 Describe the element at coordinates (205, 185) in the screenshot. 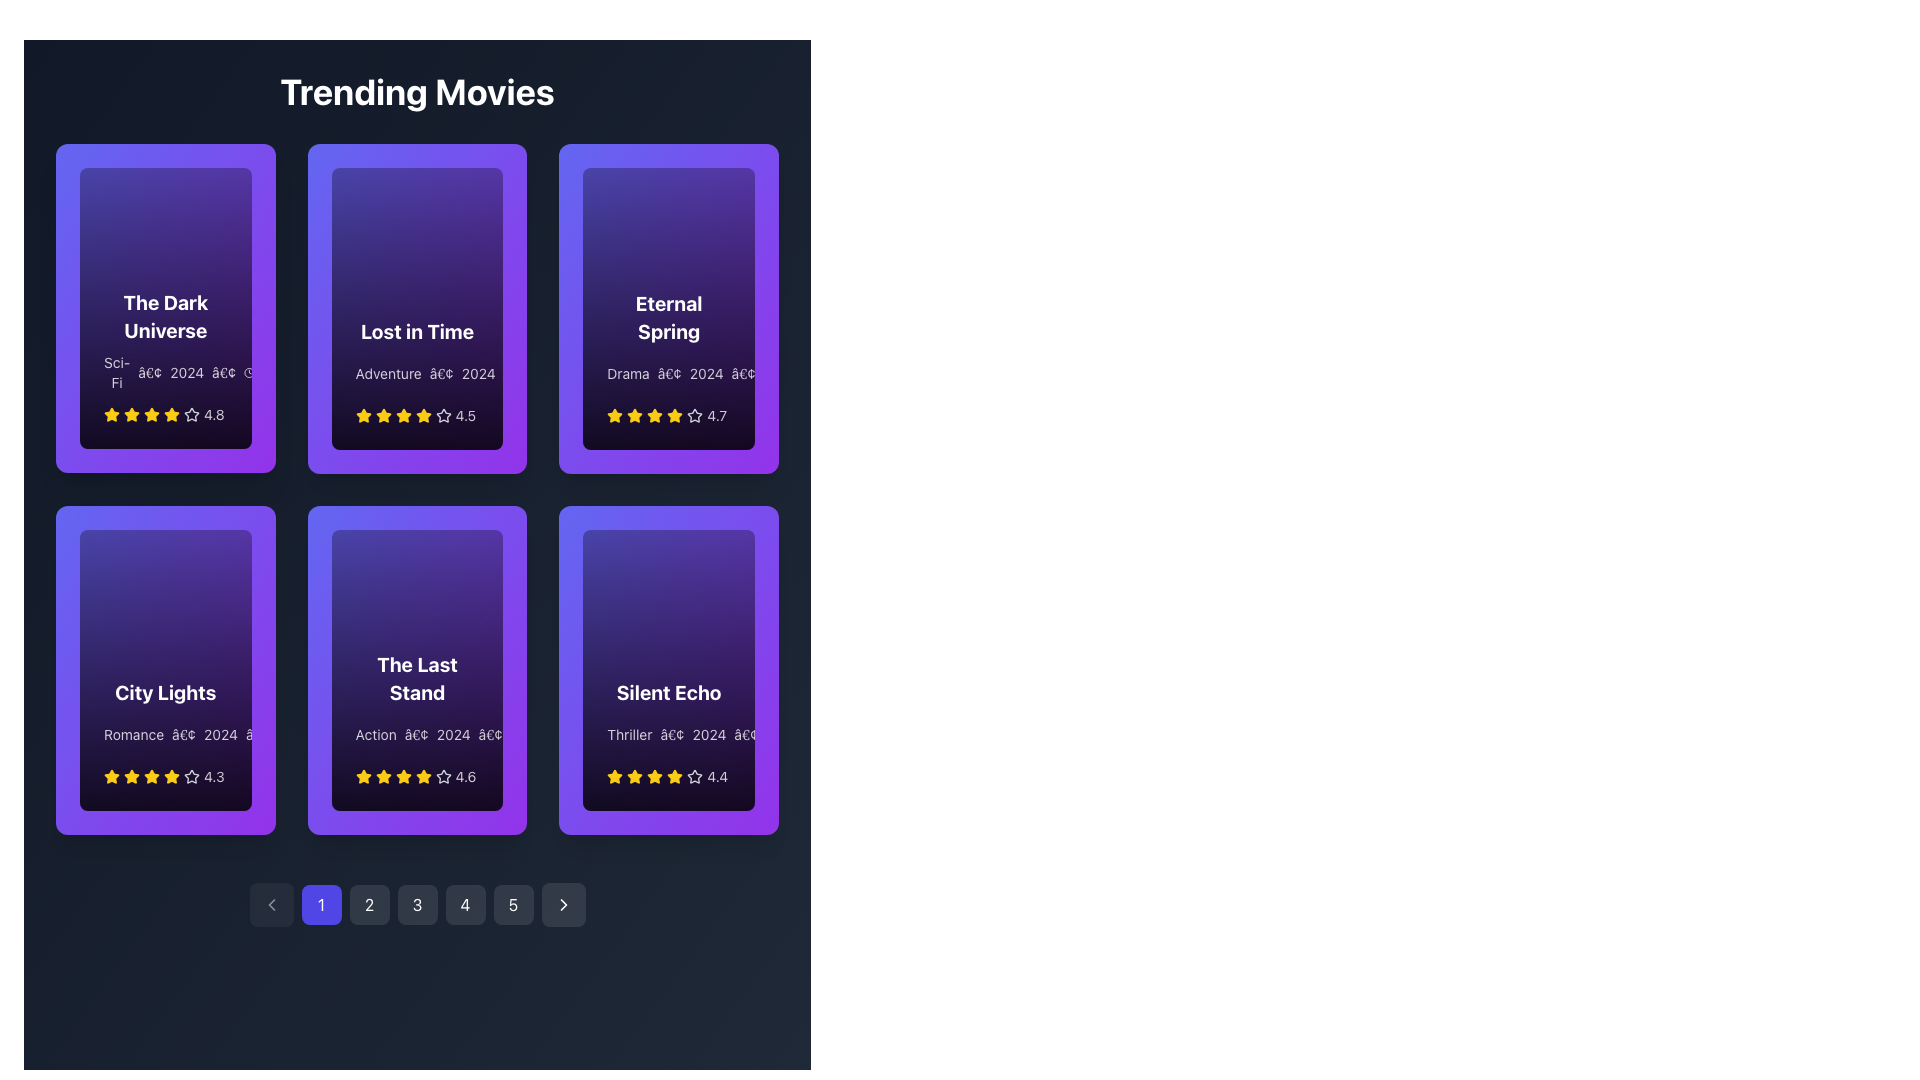

I see `the information button located in the top-right corner of the card titled 'The Dark Universe'` at that location.